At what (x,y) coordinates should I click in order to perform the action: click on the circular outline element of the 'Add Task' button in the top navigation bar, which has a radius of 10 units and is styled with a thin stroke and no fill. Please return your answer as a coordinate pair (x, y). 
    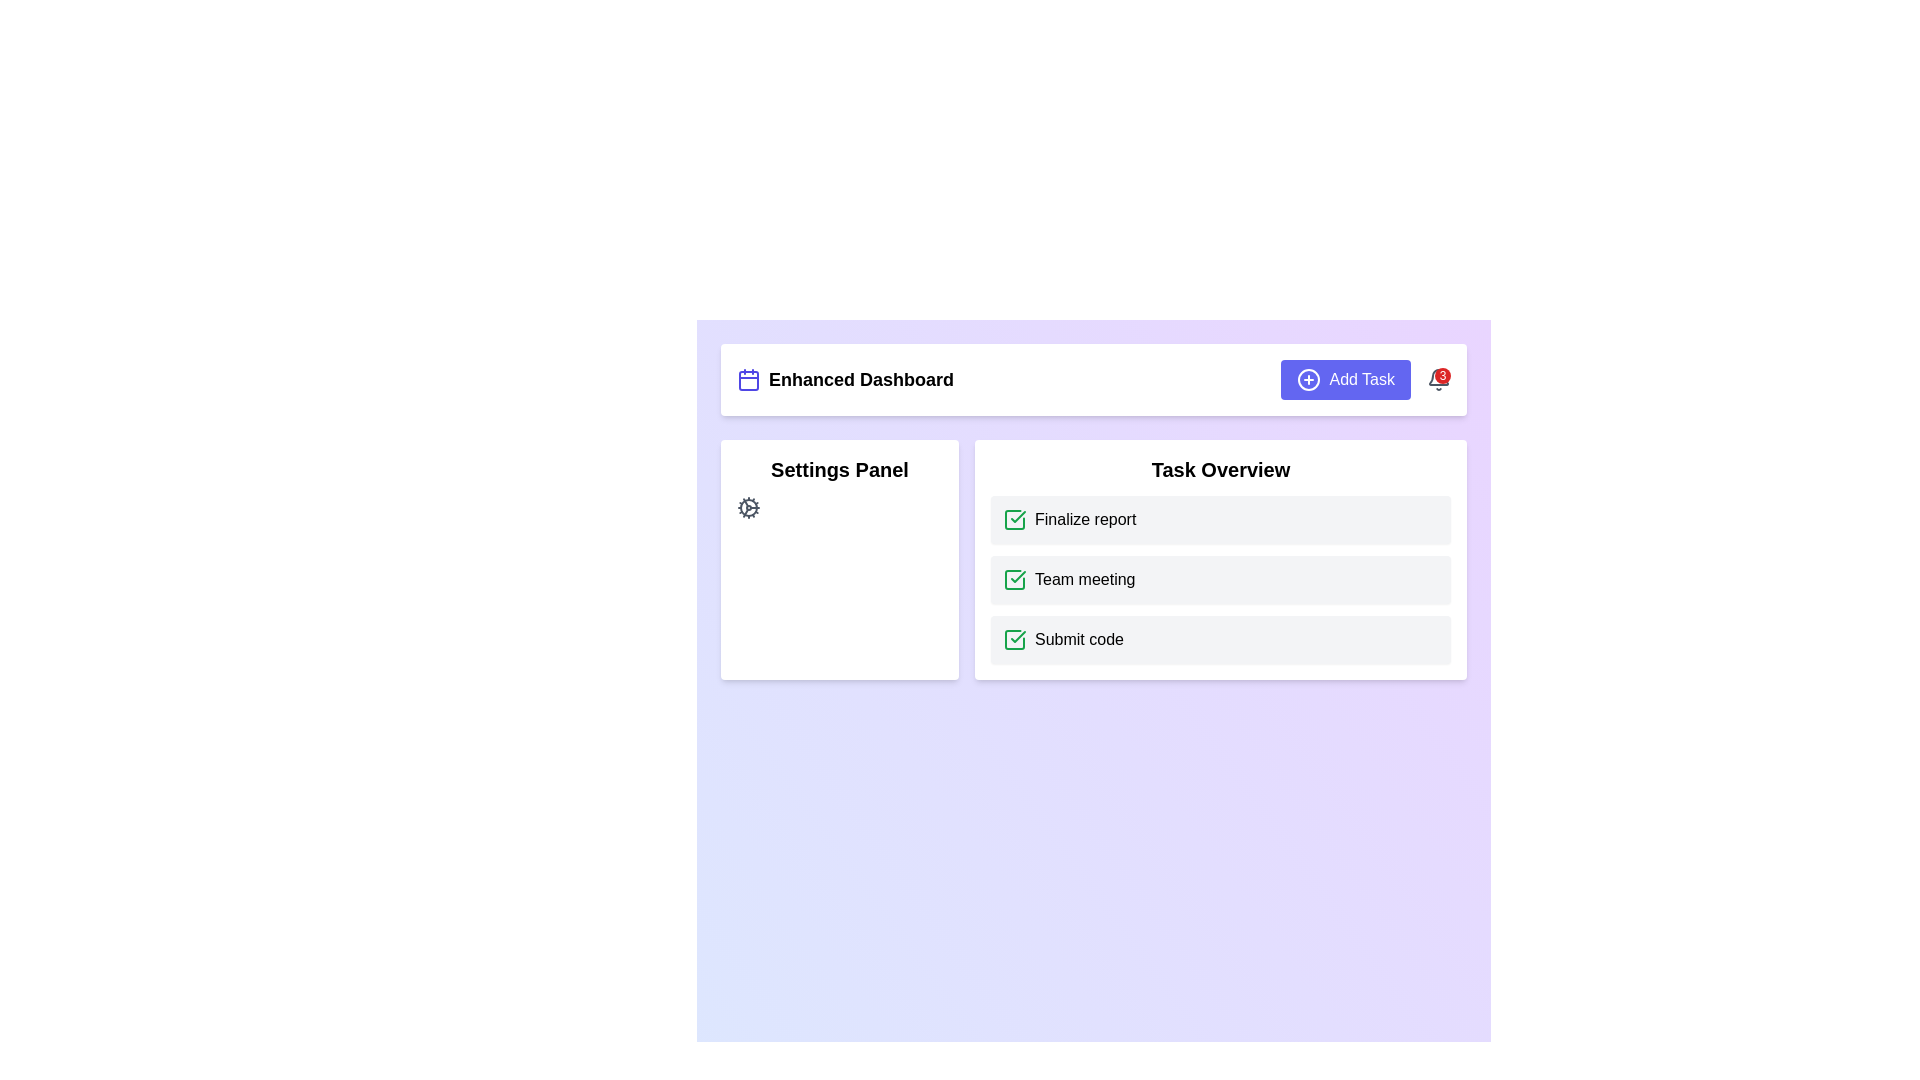
    Looking at the image, I should click on (1309, 380).